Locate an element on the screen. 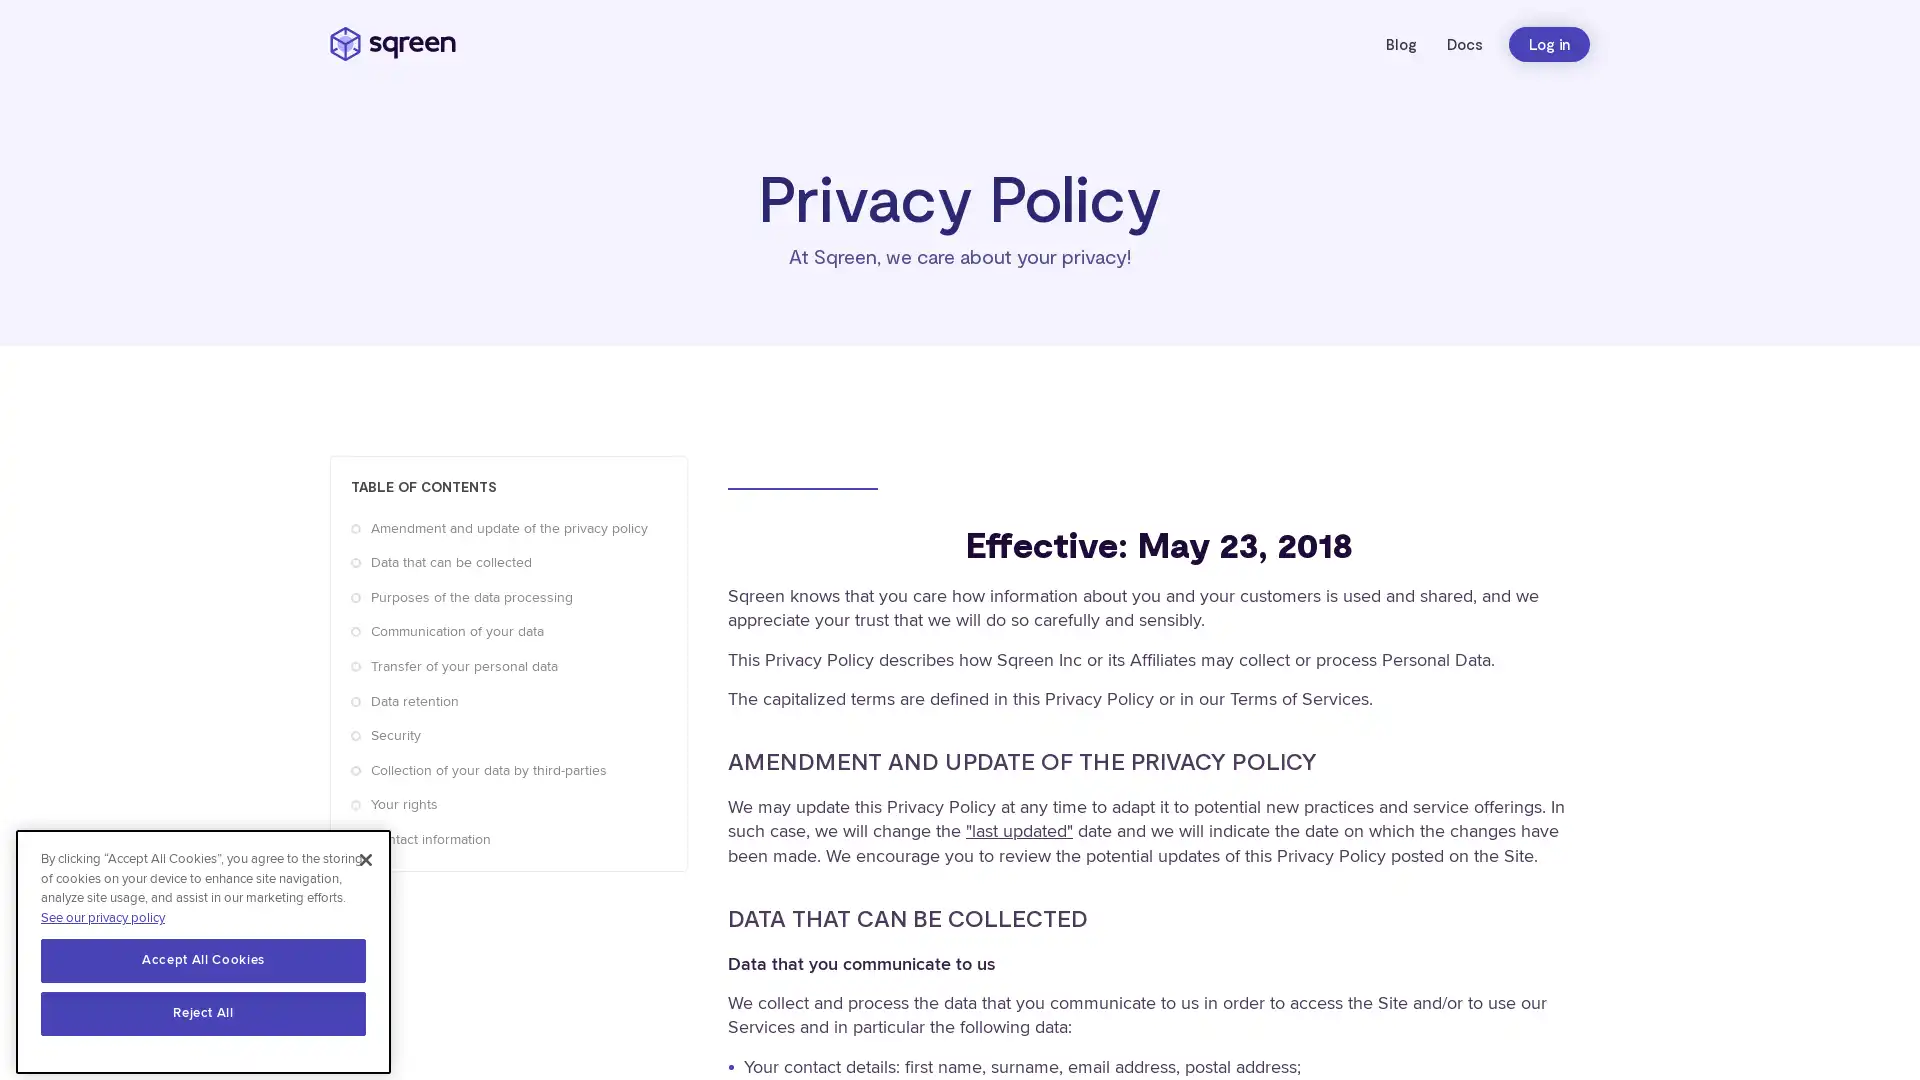 This screenshot has height=1080, width=1920. Close is located at coordinates (365, 851).